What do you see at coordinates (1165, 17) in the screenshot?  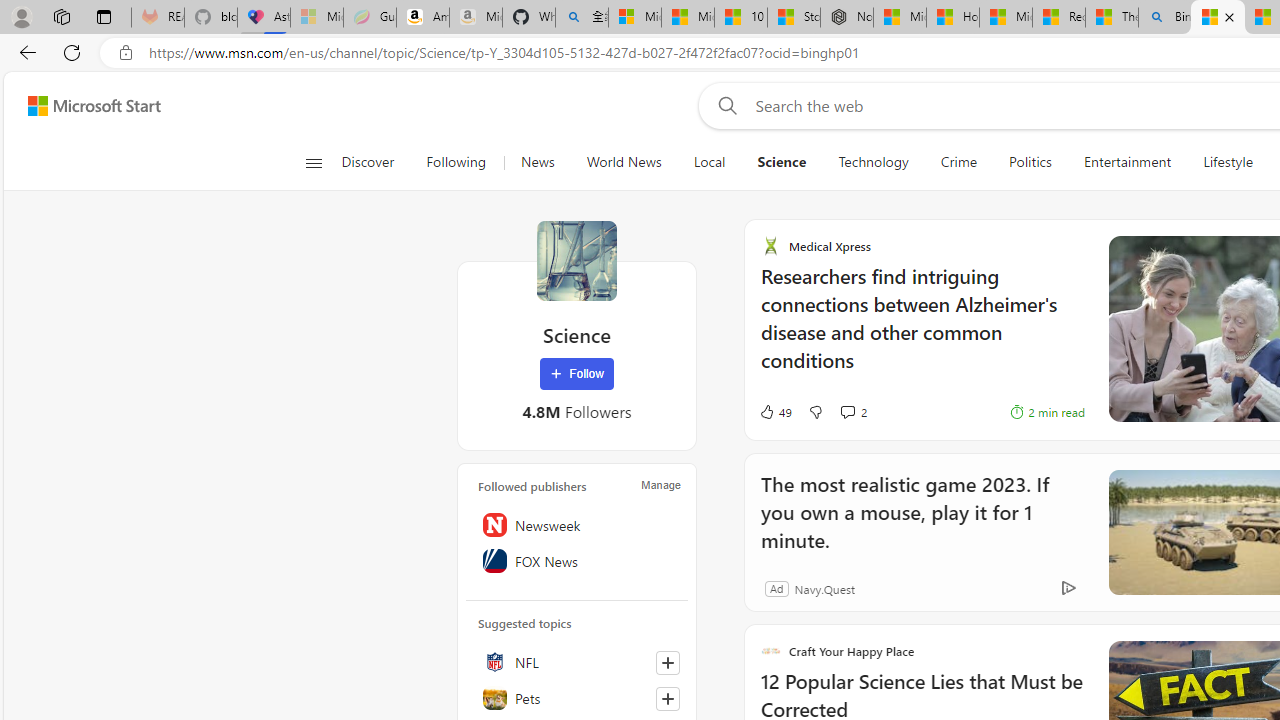 I see `'Bing'` at bounding box center [1165, 17].